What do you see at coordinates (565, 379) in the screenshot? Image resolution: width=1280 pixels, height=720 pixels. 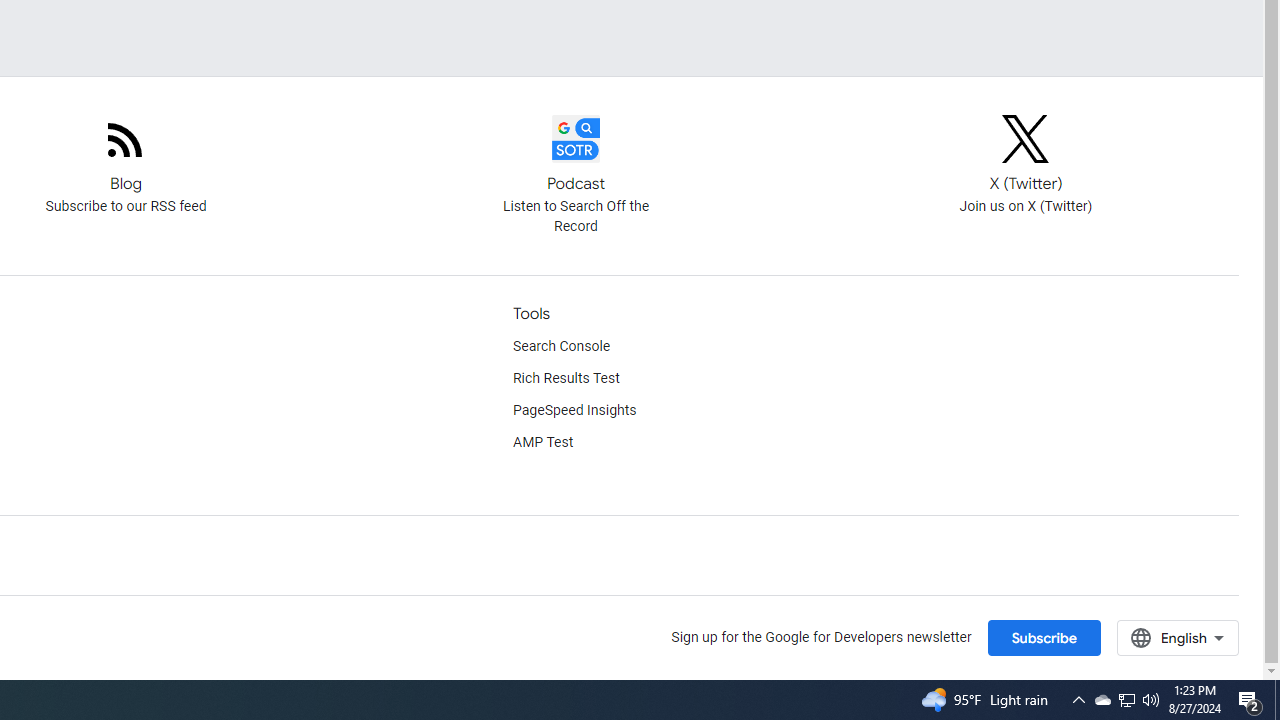 I see `'Rich Results Test'` at bounding box center [565, 379].